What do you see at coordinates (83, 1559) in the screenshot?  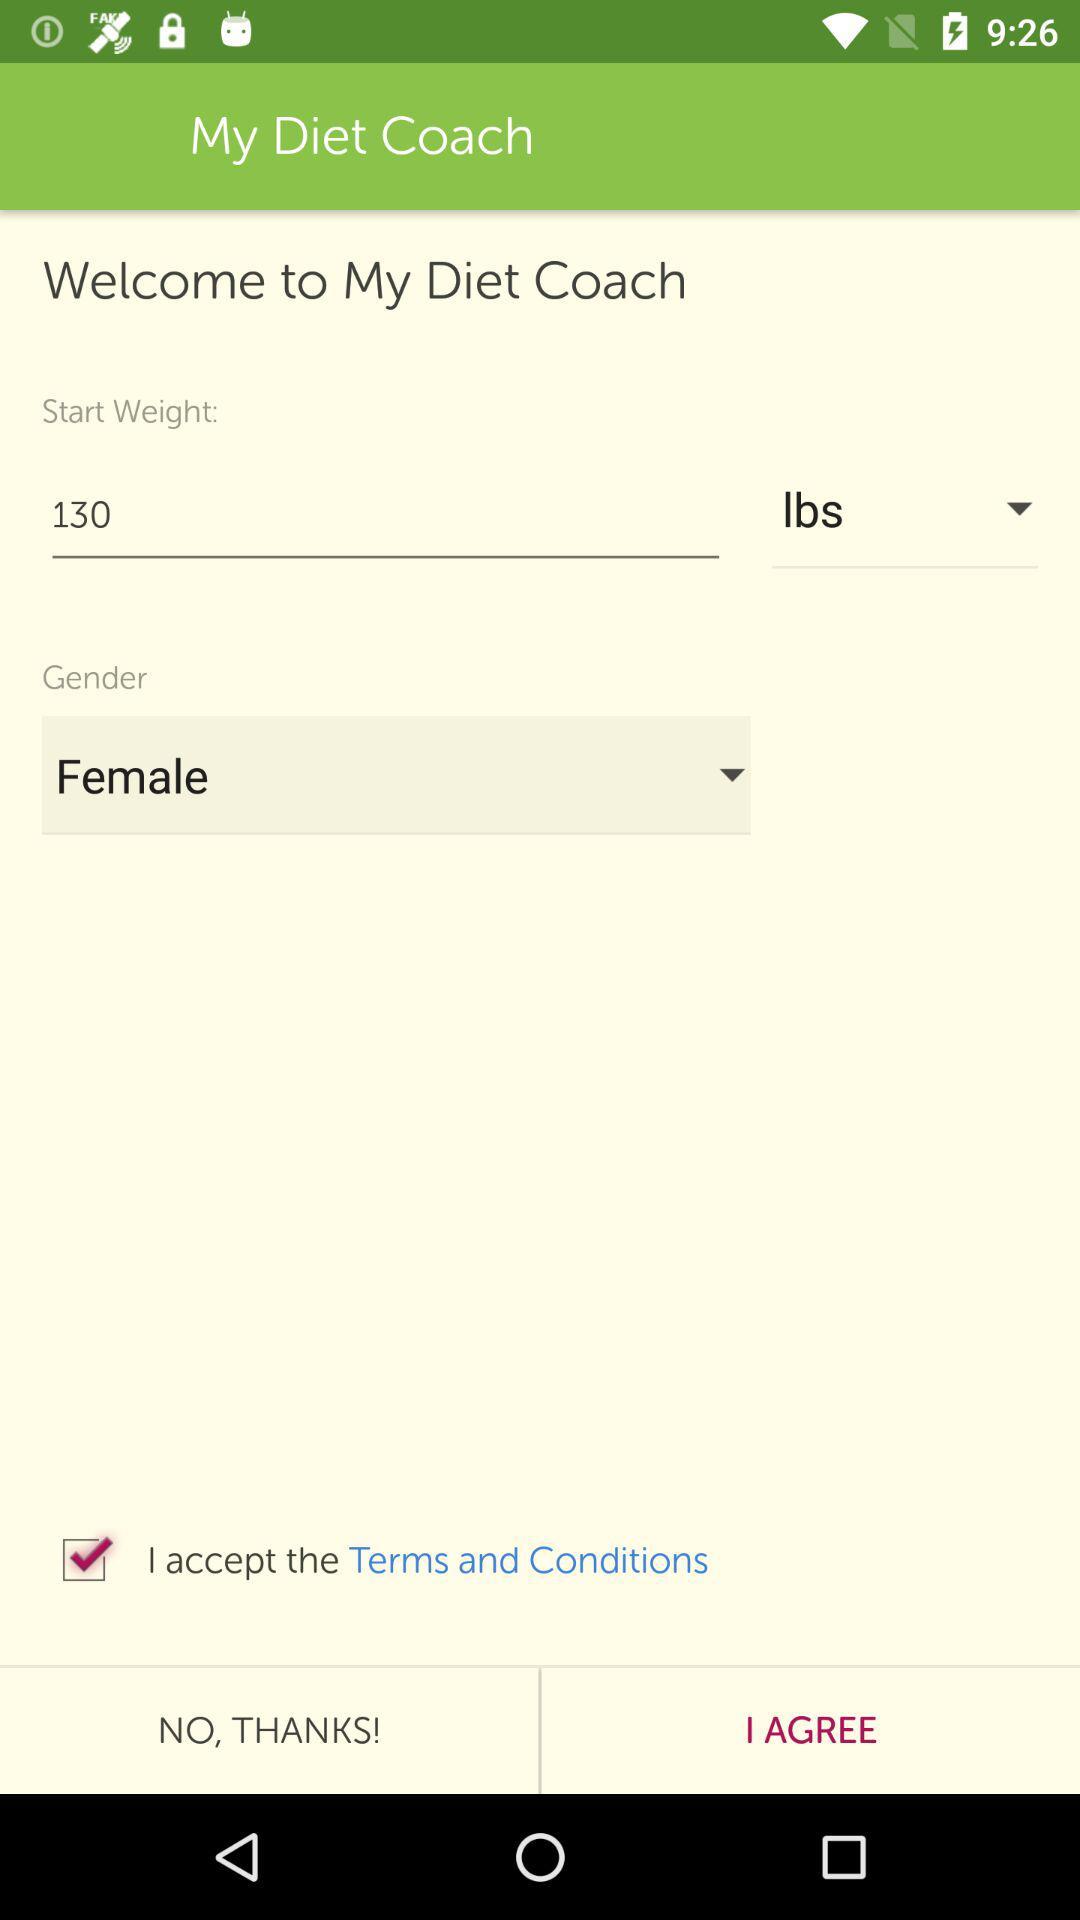 I see `the icon below the female icon` at bounding box center [83, 1559].